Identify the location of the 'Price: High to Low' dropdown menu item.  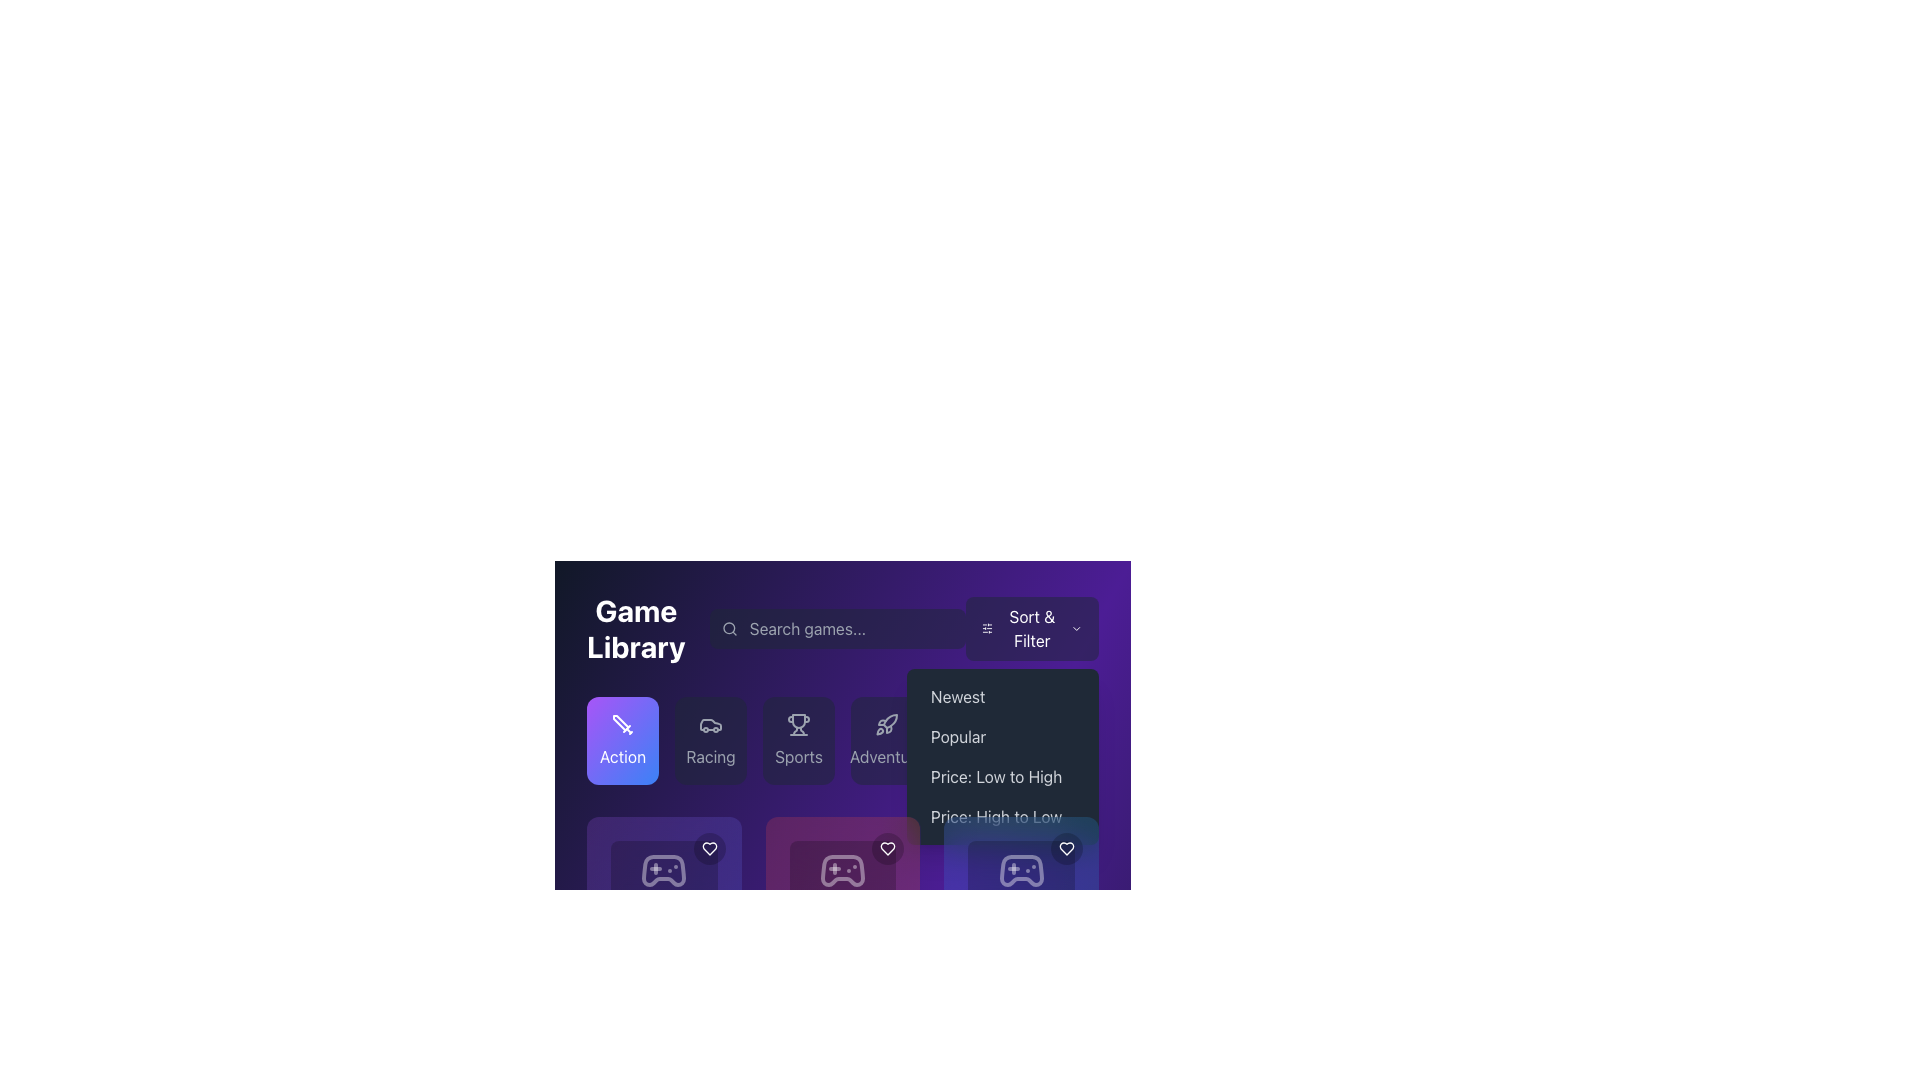
(1003, 817).